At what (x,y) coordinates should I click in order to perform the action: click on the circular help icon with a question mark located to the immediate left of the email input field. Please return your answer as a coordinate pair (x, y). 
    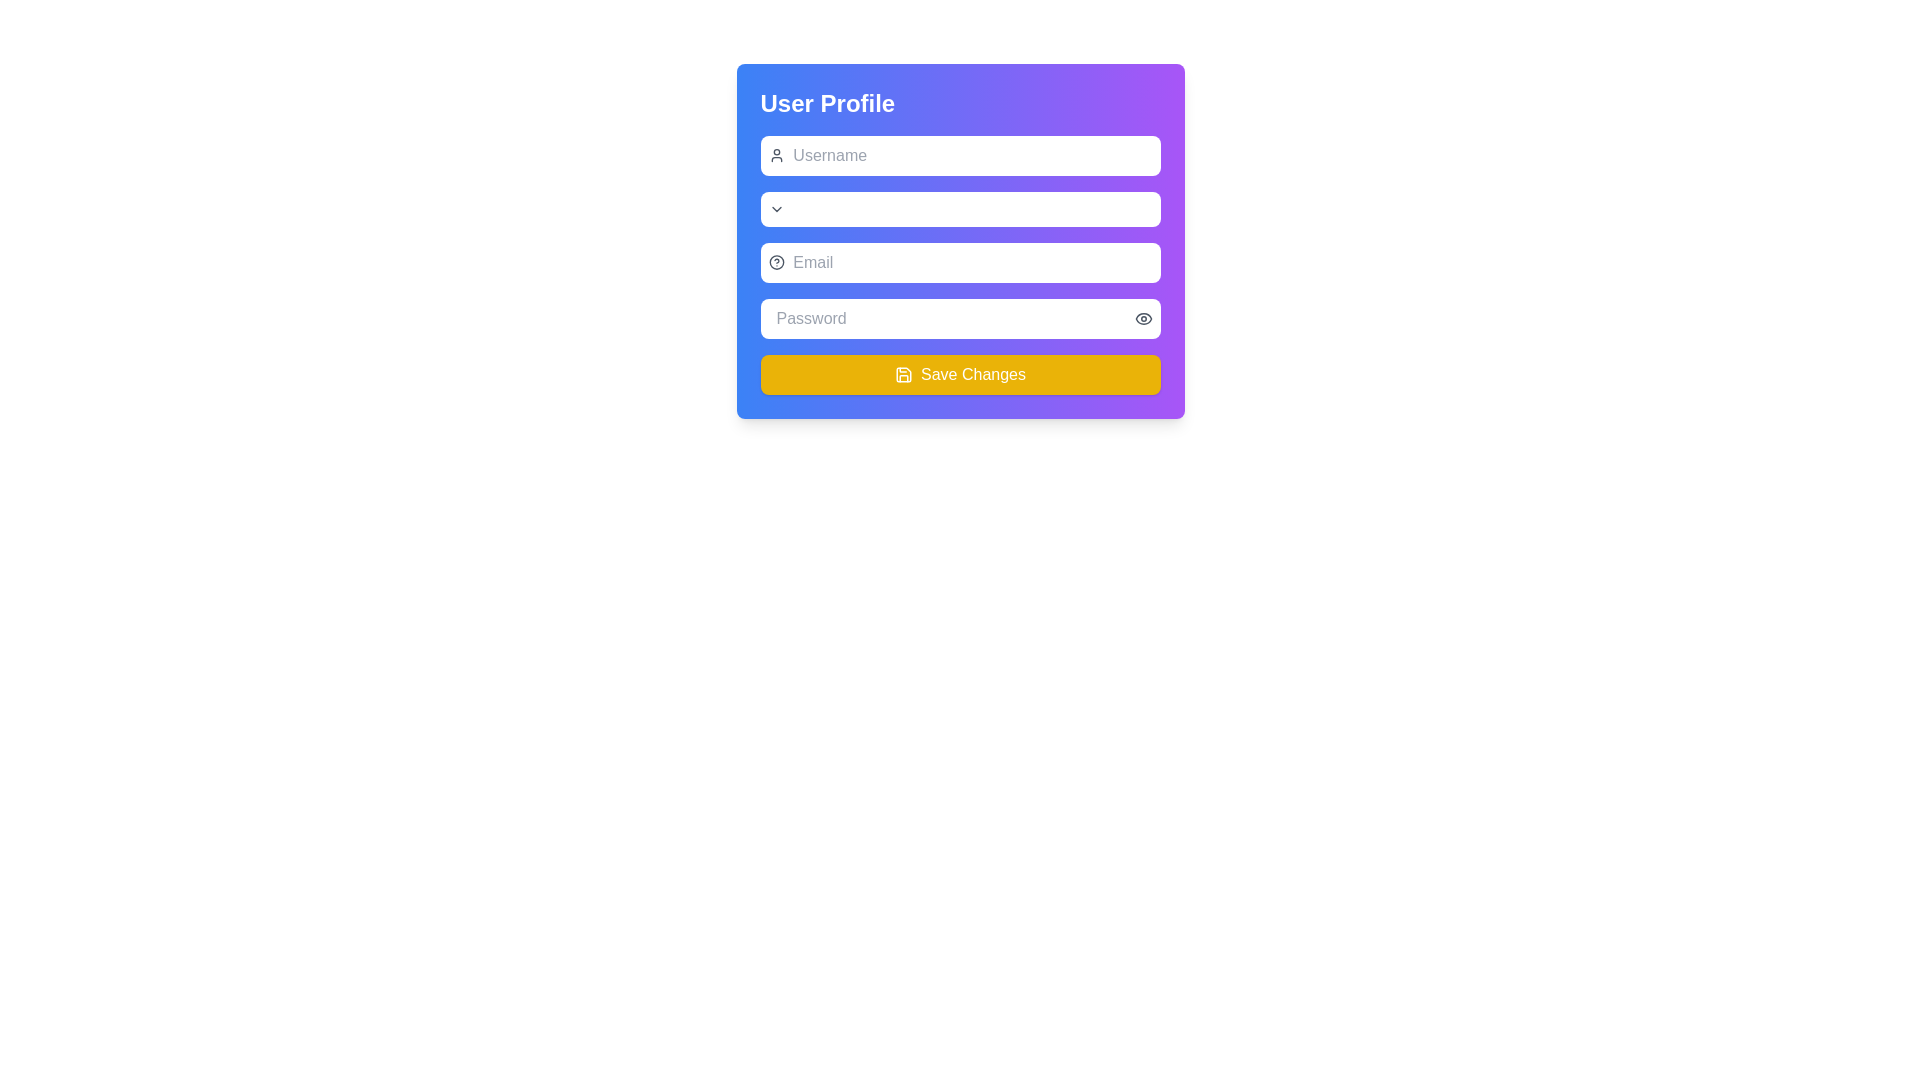
    Looking at the image, I should click on (775, 261).